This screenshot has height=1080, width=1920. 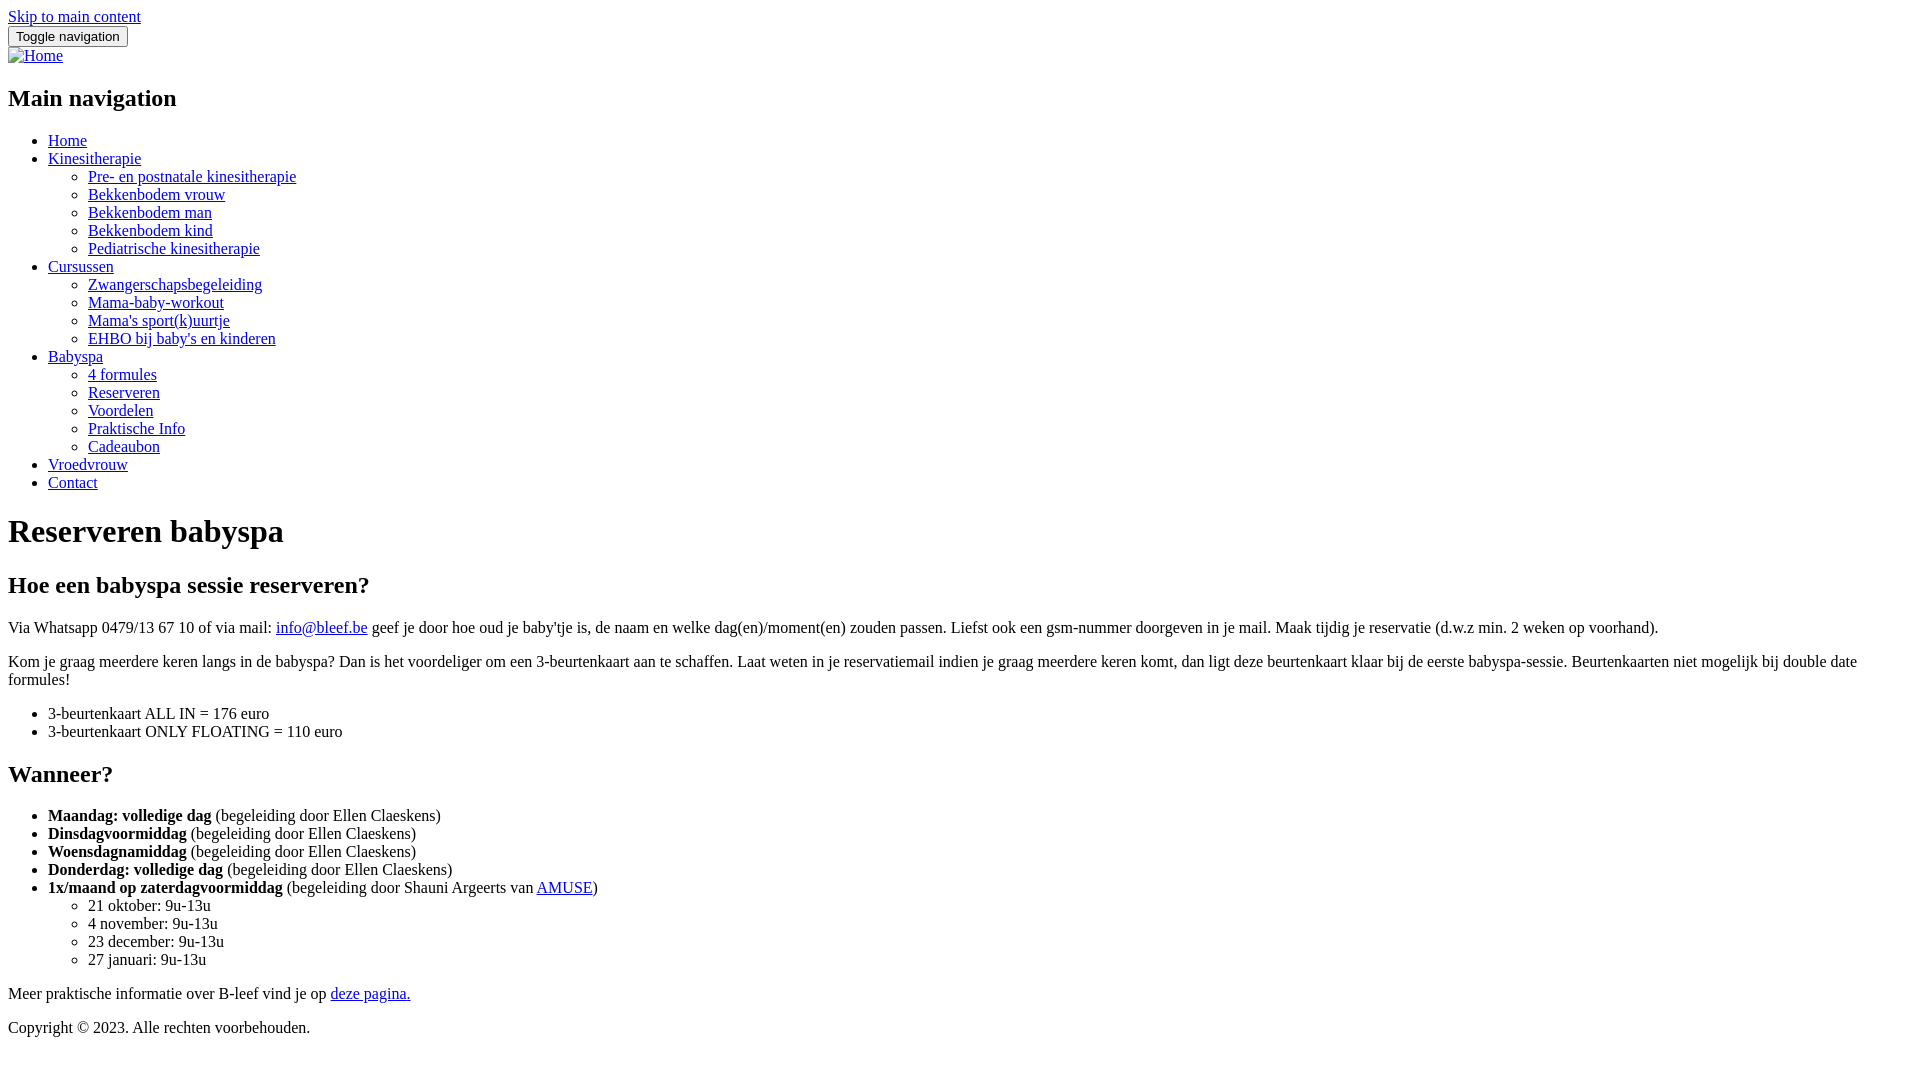 What do you see at coordinates (182, 337) in the screenshot?
I see `'EHBO bij baby's en kinderen'` at bounding box center [182, 337].